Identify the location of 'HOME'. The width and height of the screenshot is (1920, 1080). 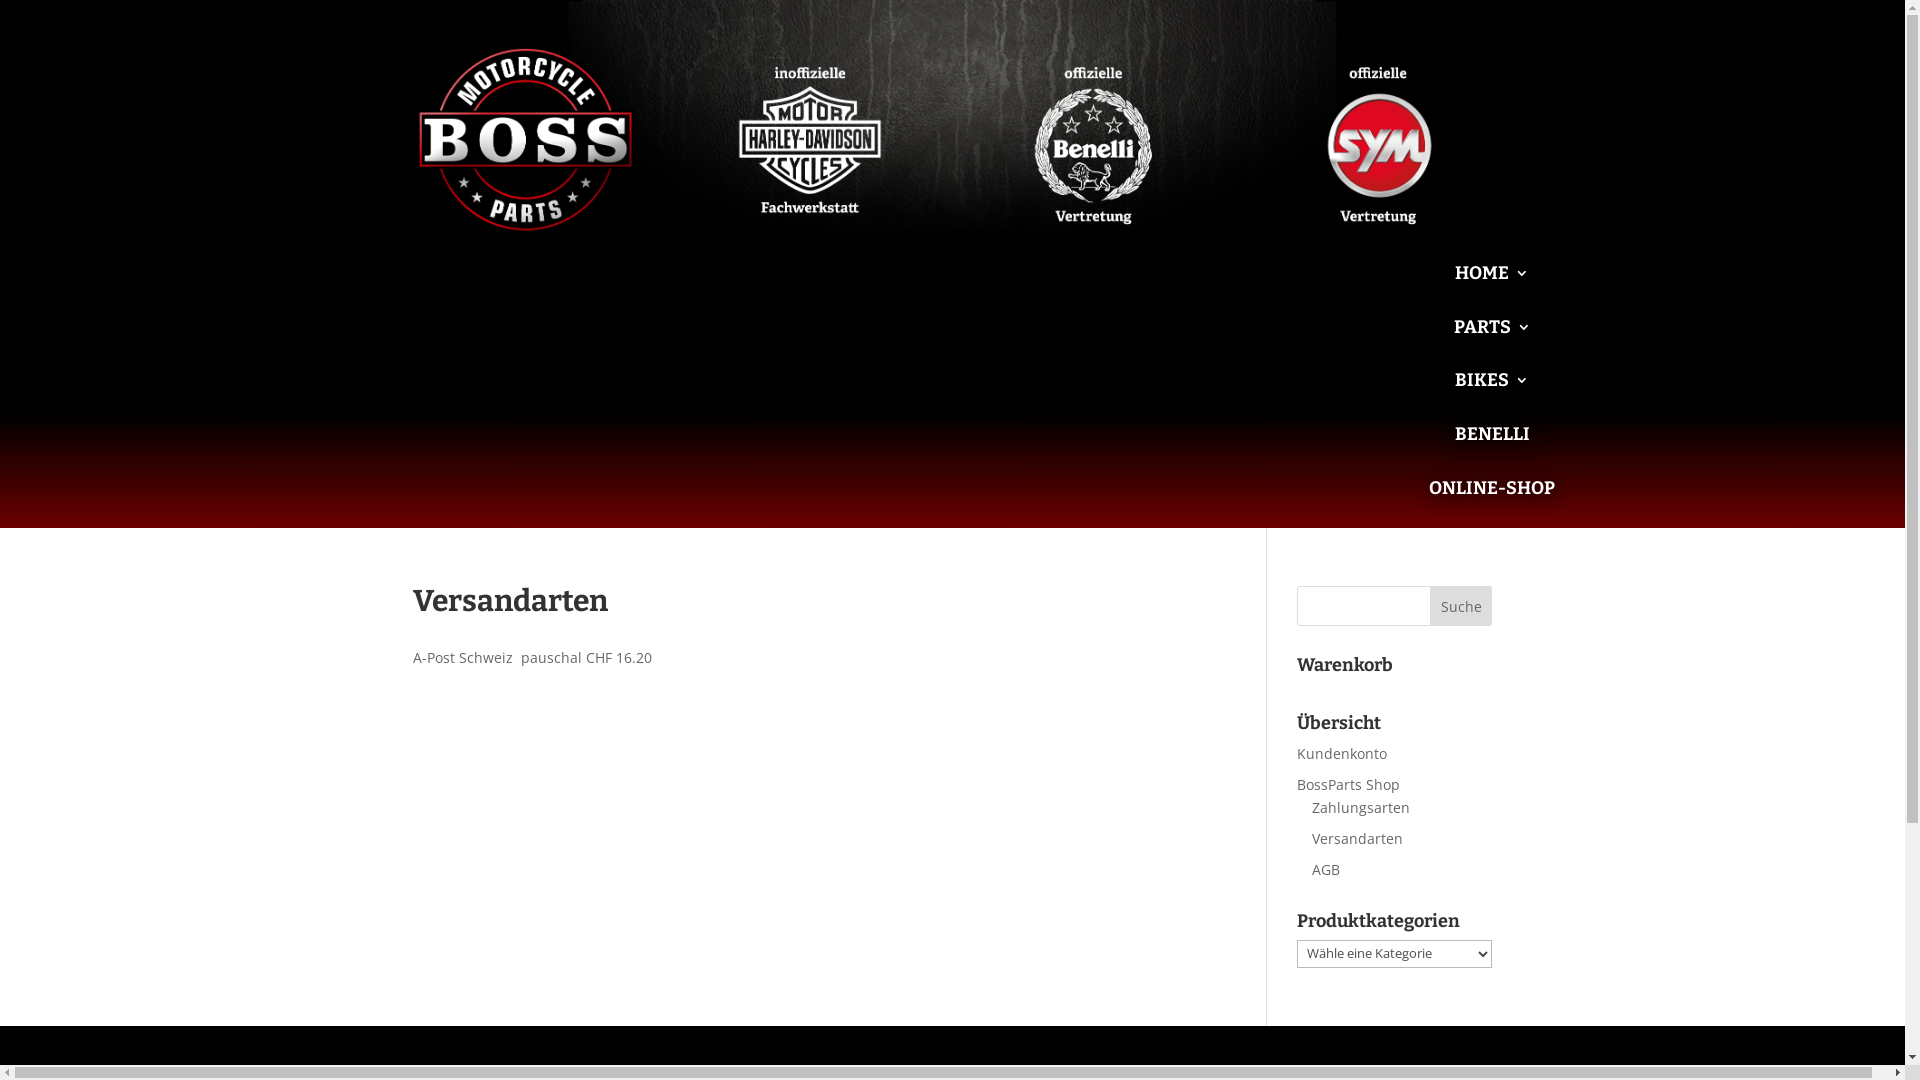
(1492, 288).